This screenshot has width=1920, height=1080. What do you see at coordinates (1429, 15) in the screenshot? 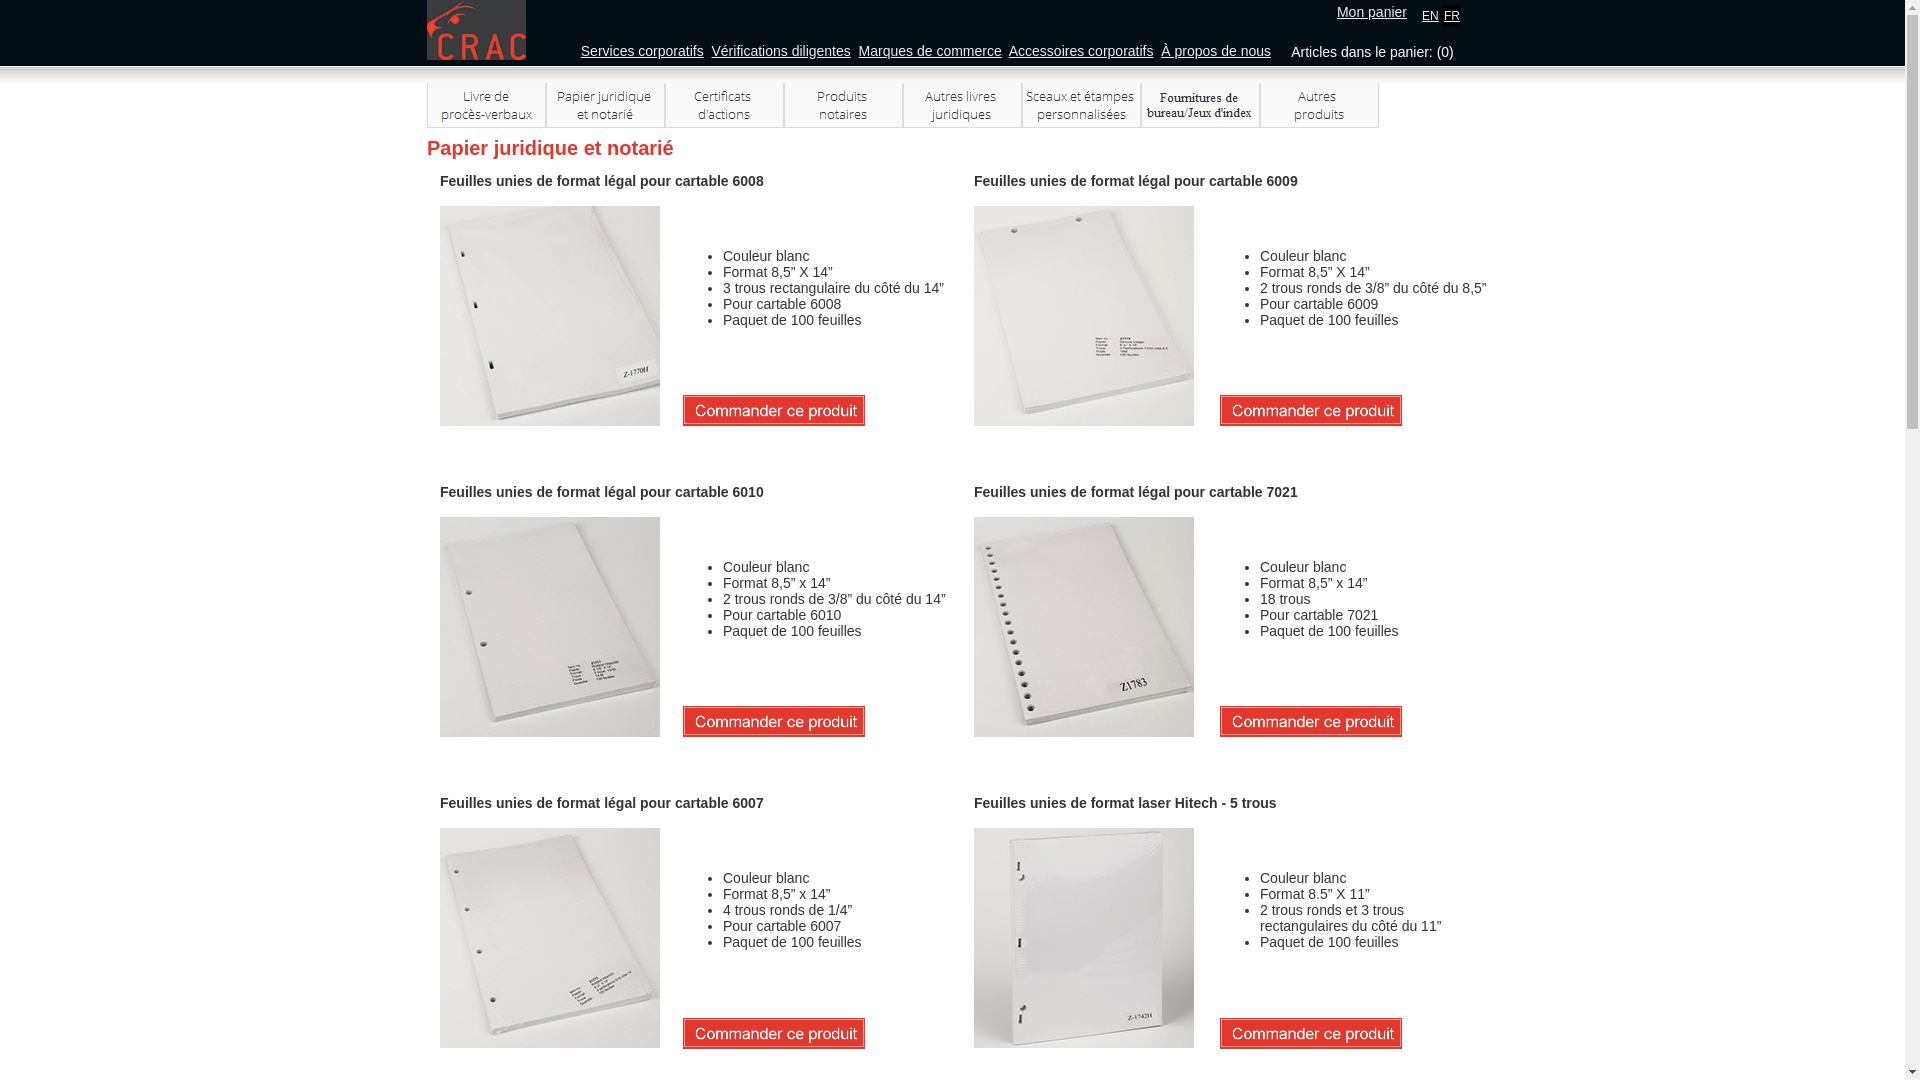
I see `'EN'` at bounding box center [1429, 15].